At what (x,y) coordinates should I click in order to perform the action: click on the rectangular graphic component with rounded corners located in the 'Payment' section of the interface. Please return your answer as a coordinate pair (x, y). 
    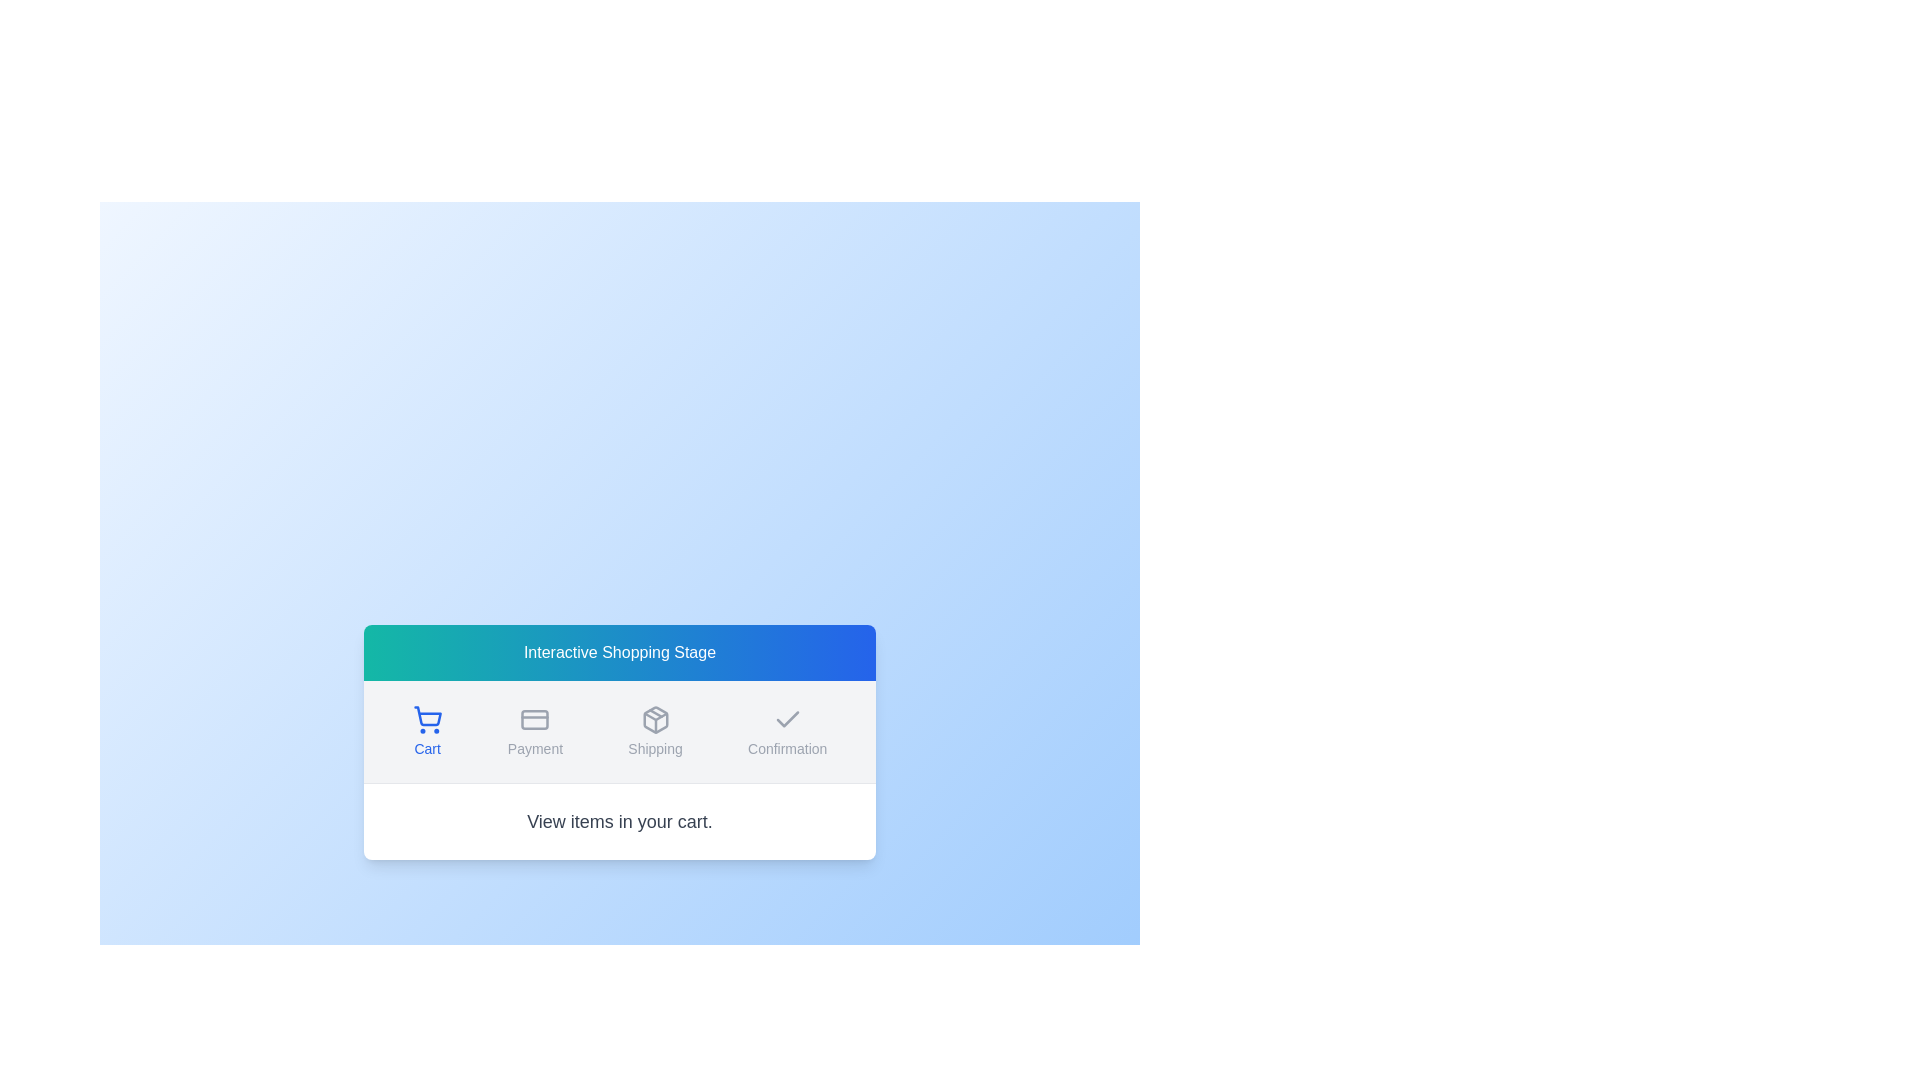
    Looking at the image, I should click on (535, 718).